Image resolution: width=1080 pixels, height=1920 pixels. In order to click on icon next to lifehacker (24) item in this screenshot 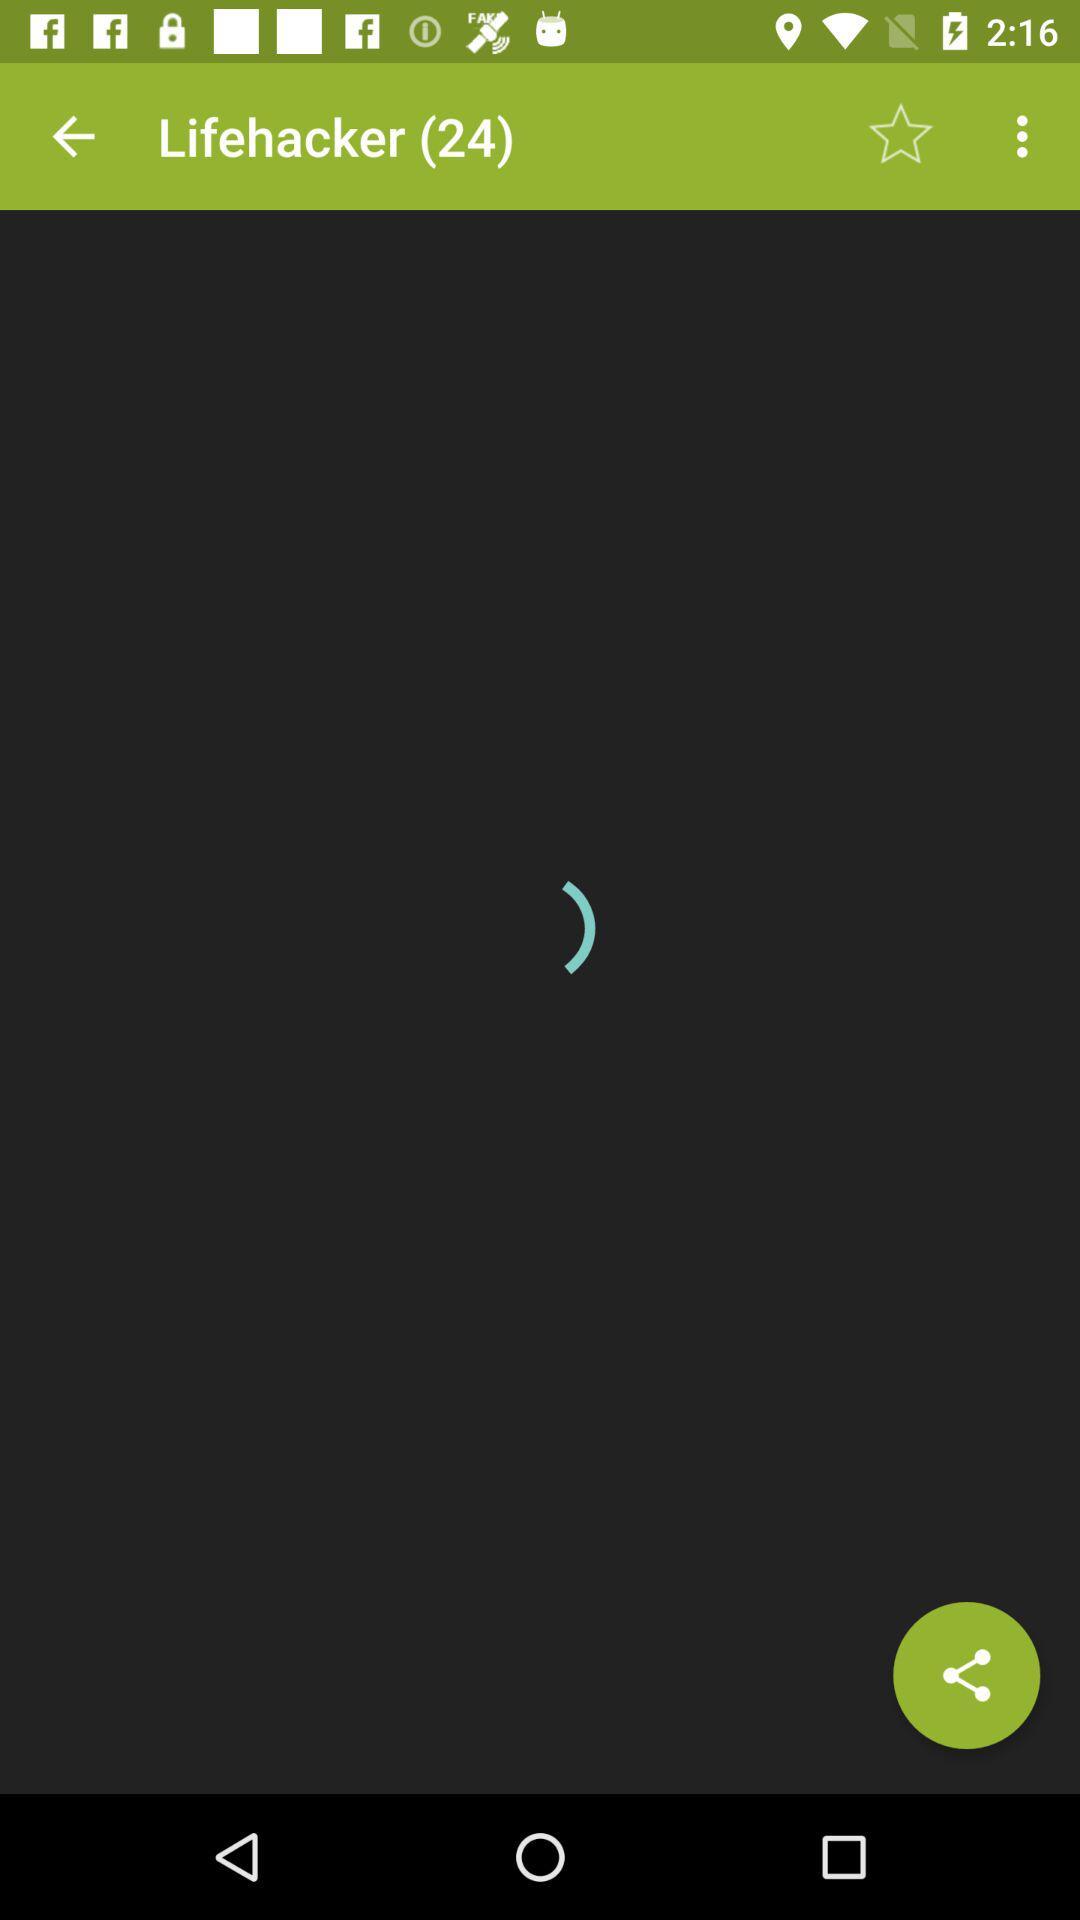, I will do `click(901, 135)`.